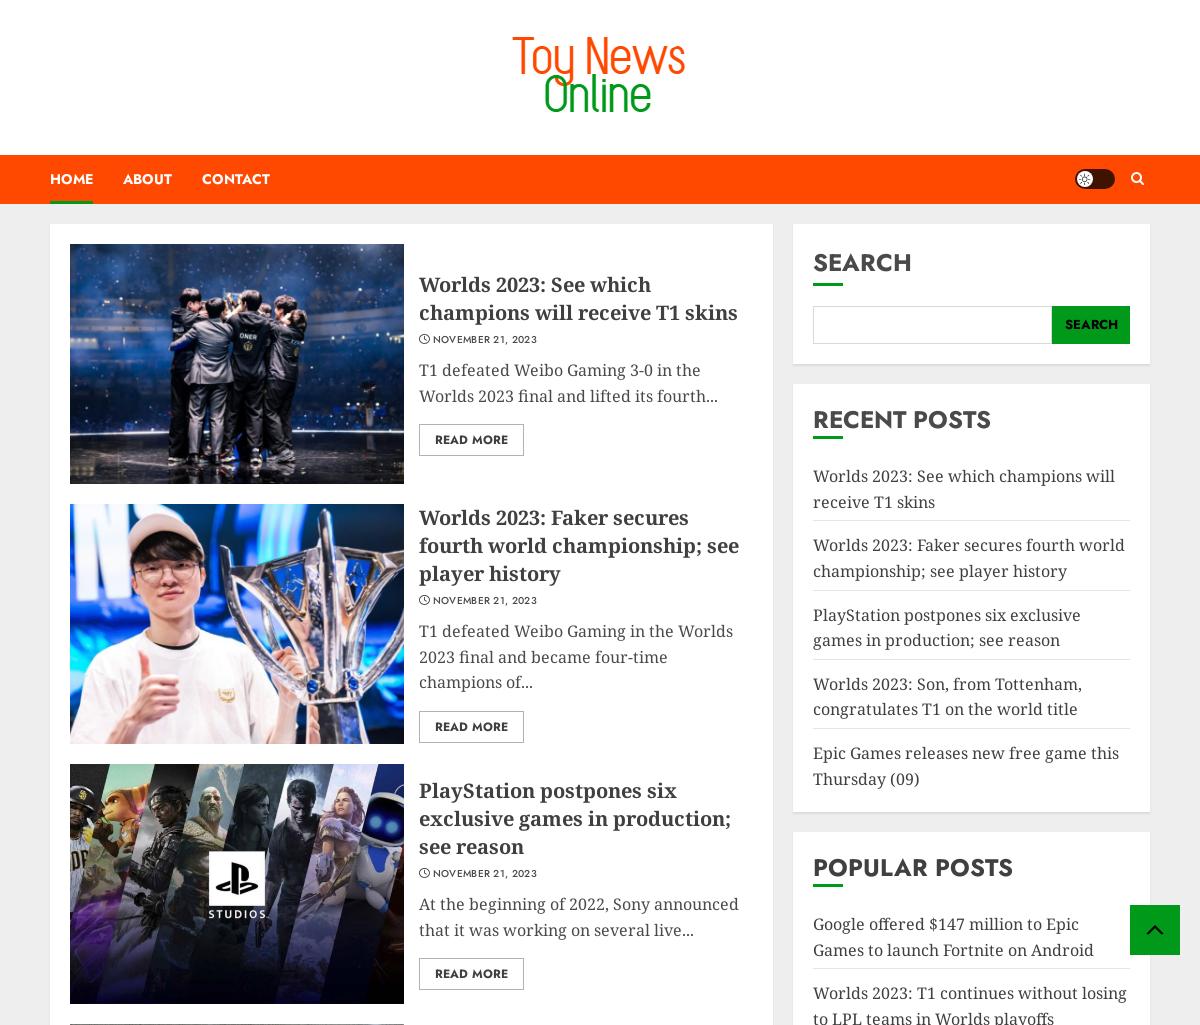 The width and height of the screenshot is (1200, 1025). What do you see at coordinates (902, 418) in the screenshot?
I see `'Recent Posts'` at bounding box center [902, 418].